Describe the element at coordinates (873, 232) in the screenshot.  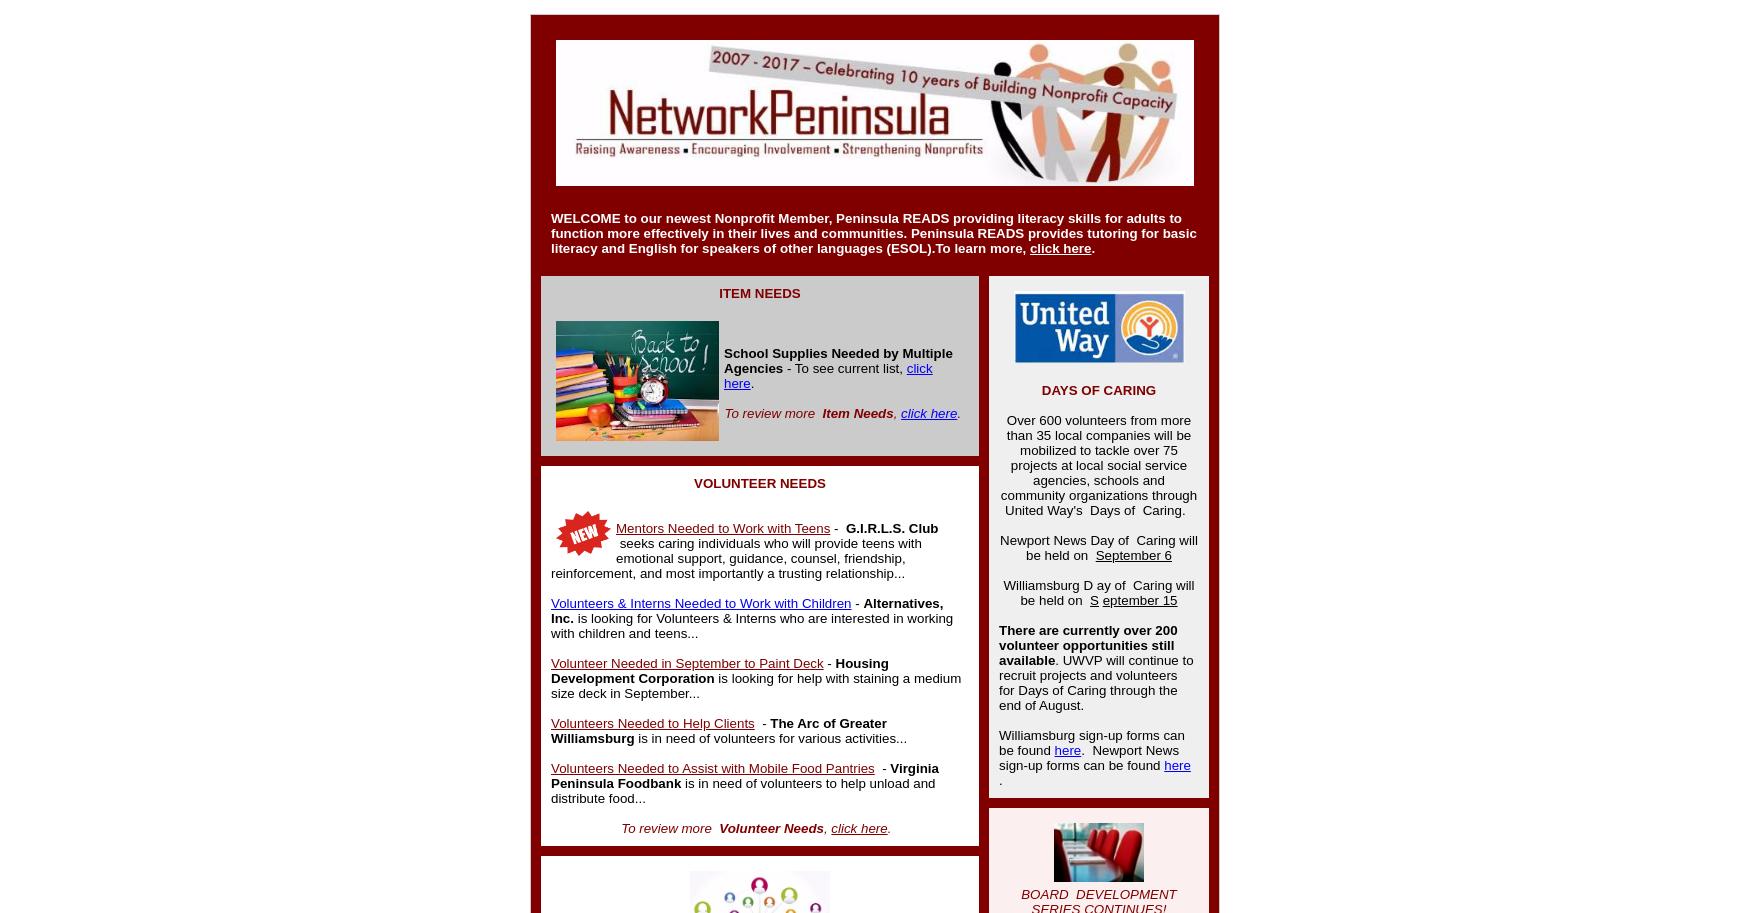
I see `'providing literacy skills for adults to function more effectively in their lives and communities. Peninsula READS provides tutoring for basic literacy and English for speakers of other languages (ESOL).'` at that location.